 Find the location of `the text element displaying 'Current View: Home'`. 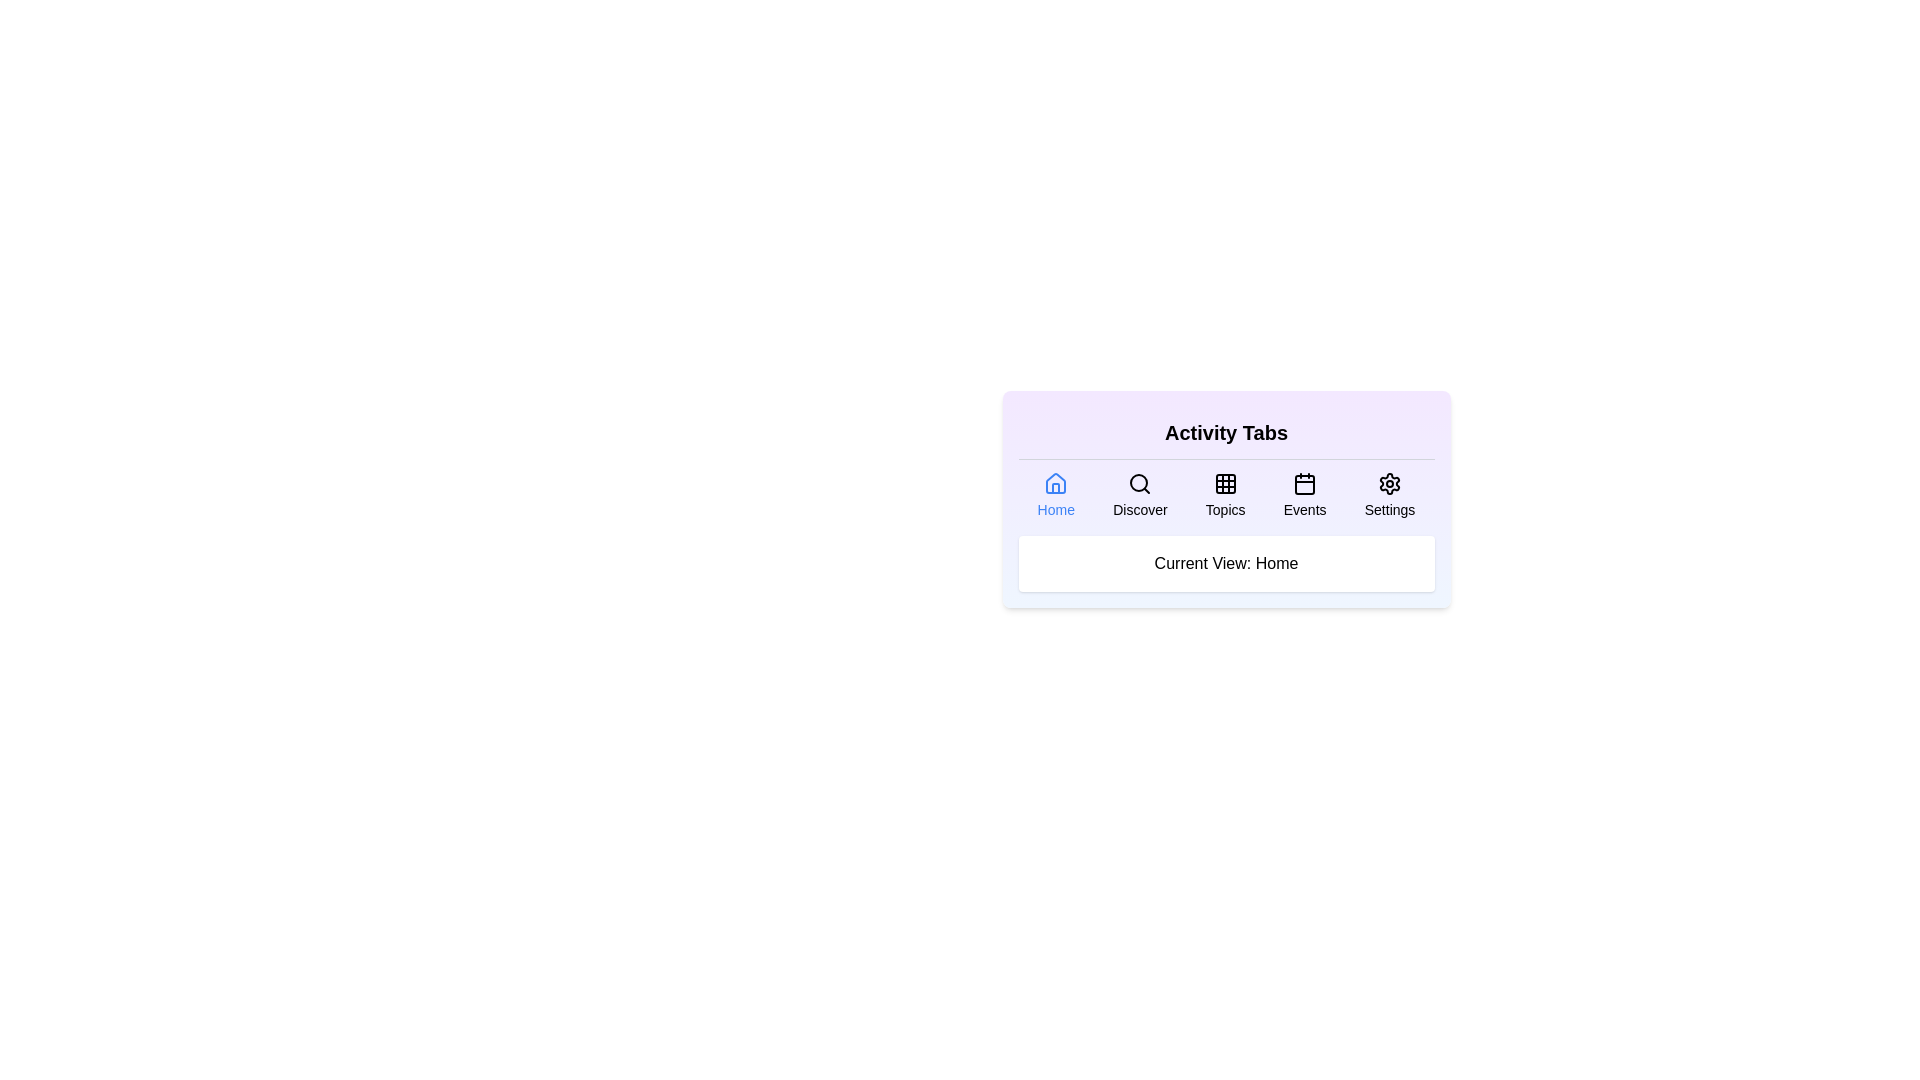

the text element displaying 'Current View: Home' is located at coordinates (1225, 563).